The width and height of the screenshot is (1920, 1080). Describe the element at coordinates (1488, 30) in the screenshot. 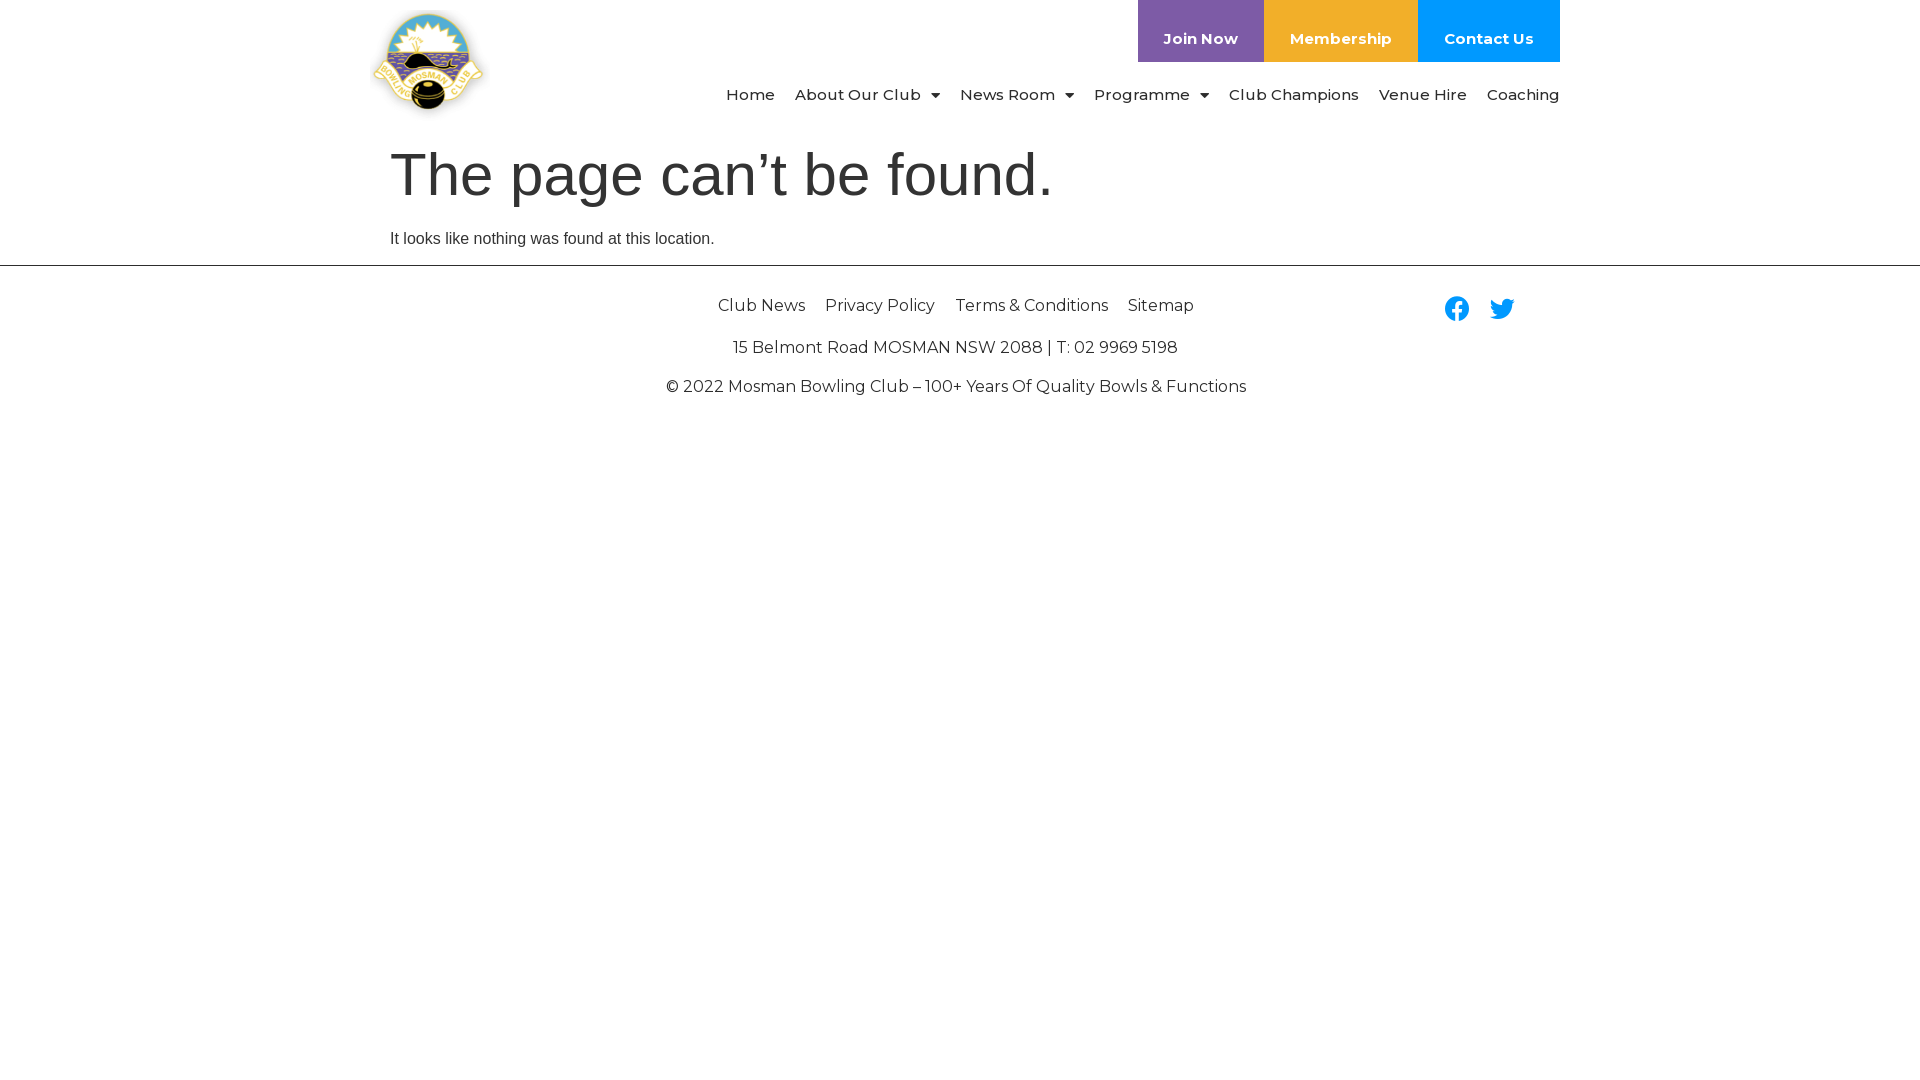

I see `'Contact Us'` at that location.